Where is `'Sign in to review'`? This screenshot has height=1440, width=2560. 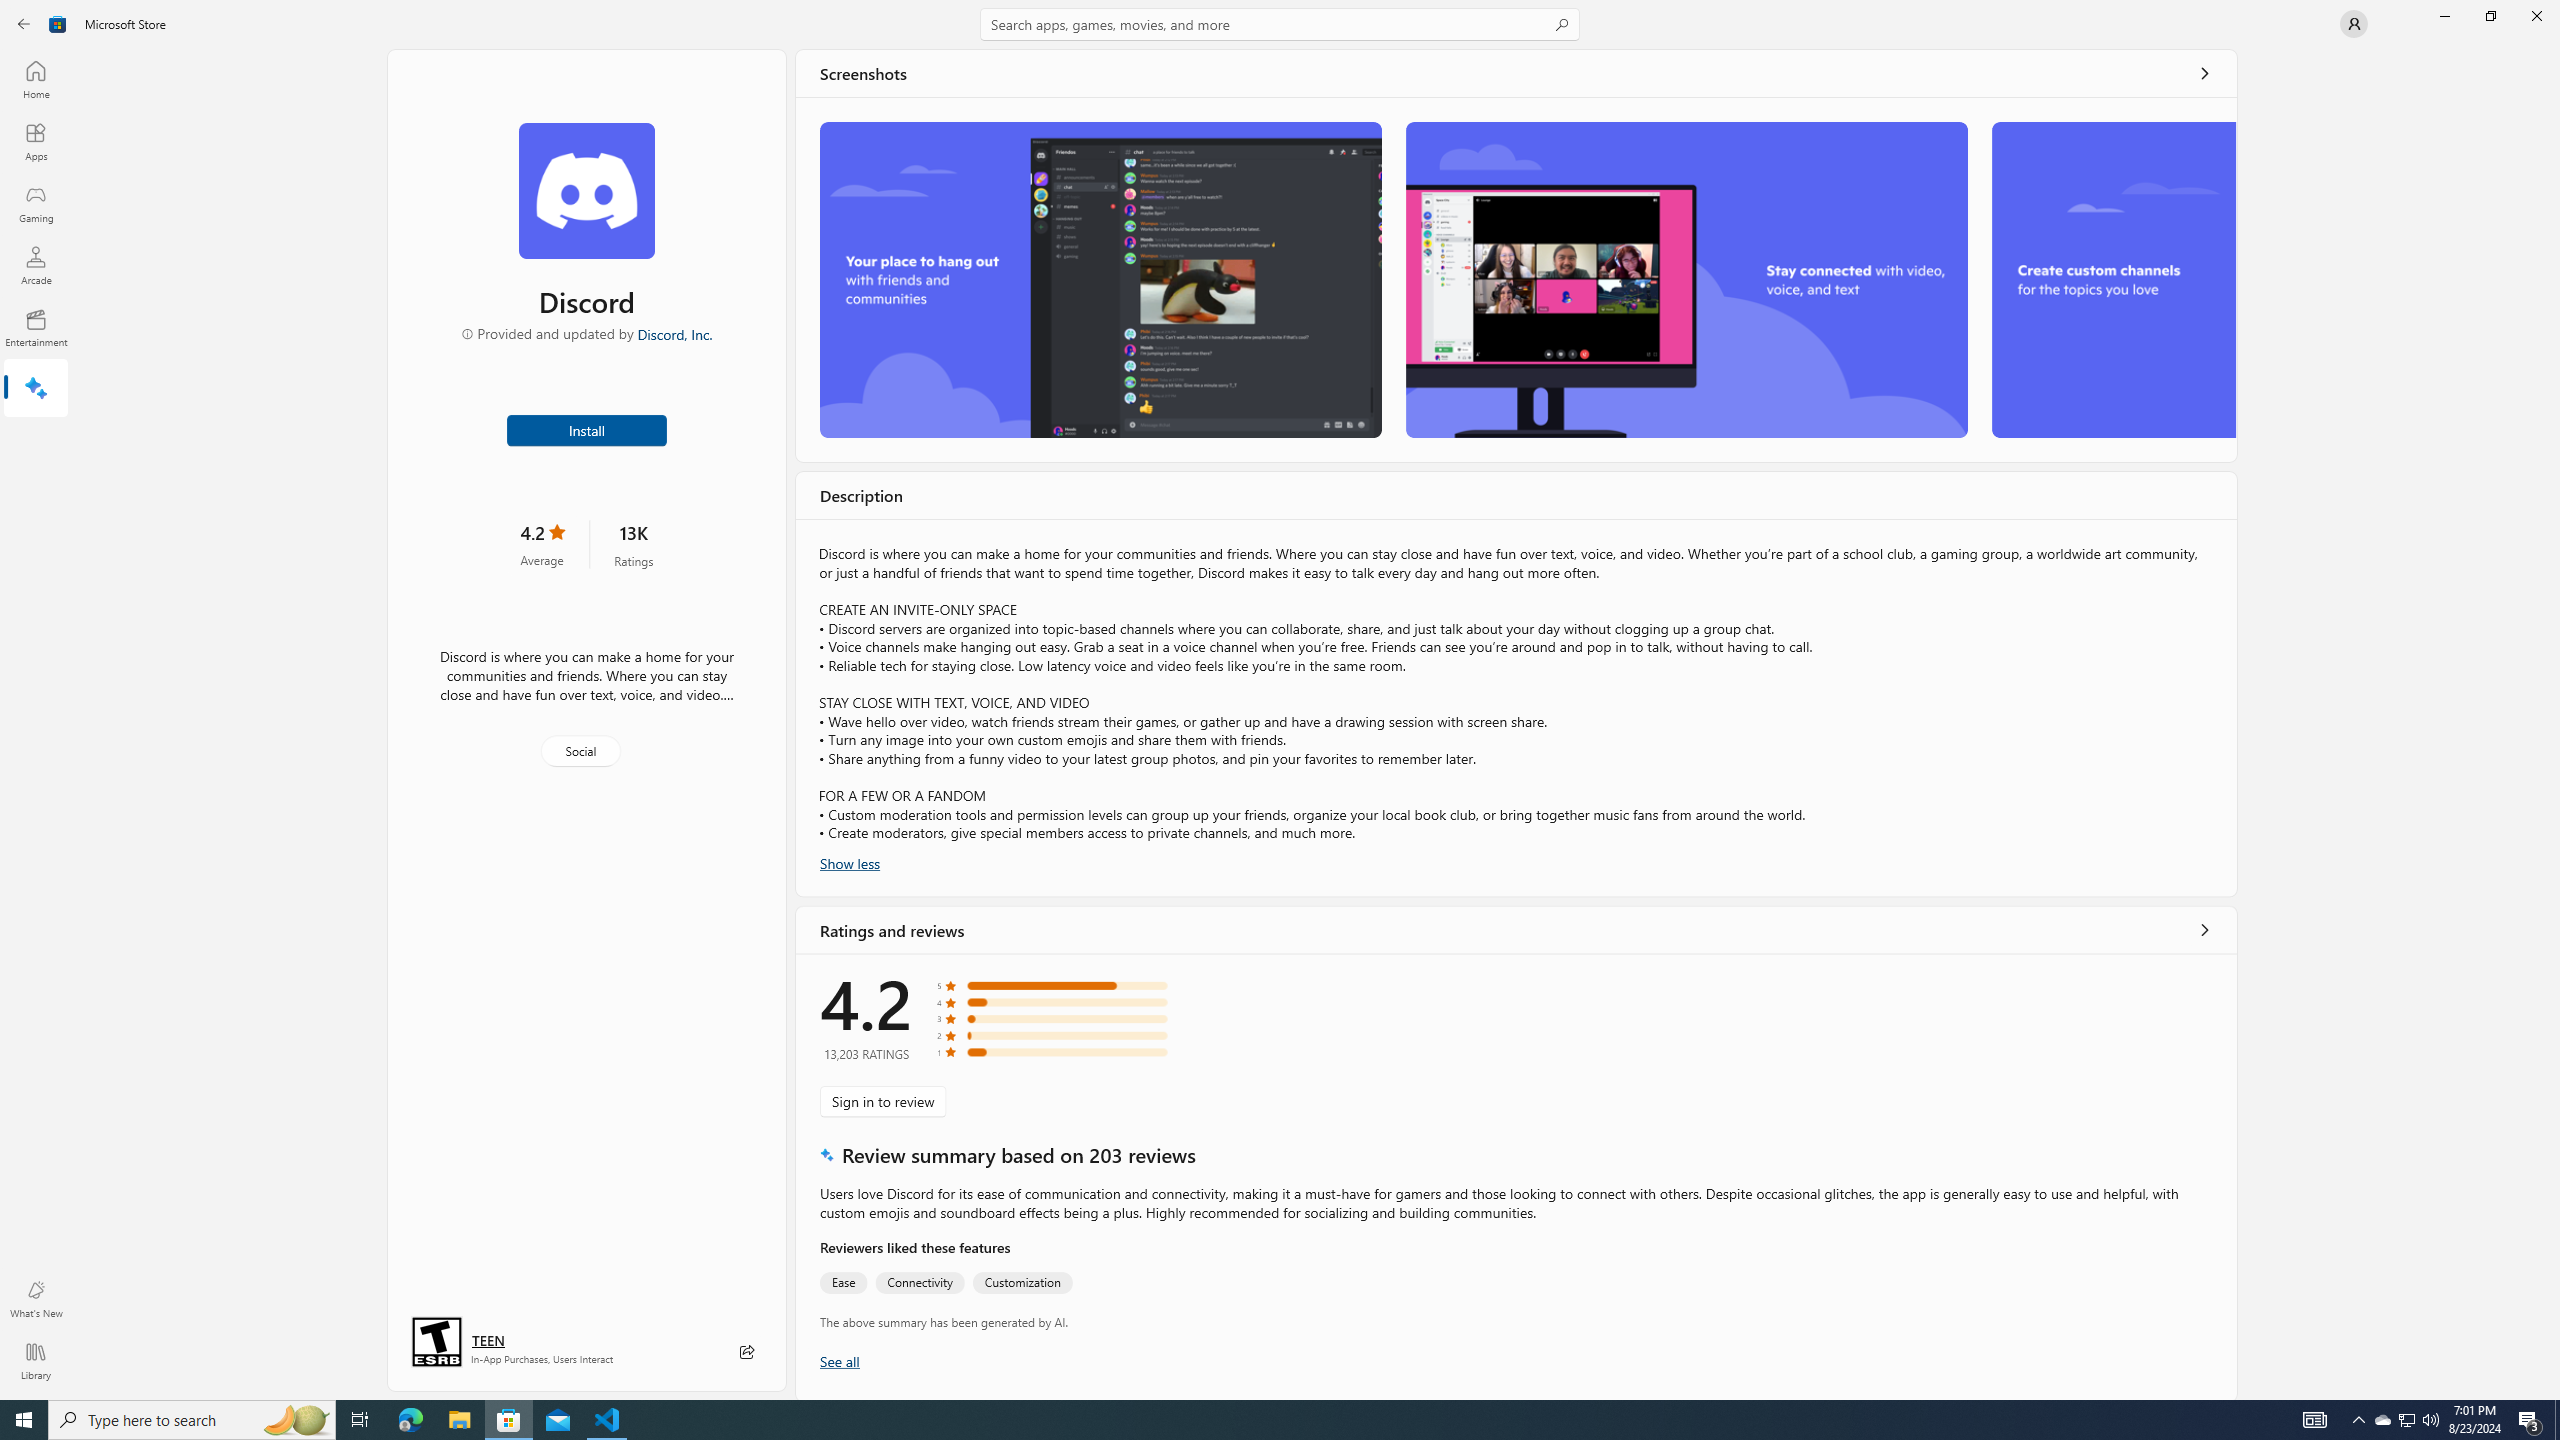 'Sign in to review' is located at coordinates (882, 1099).